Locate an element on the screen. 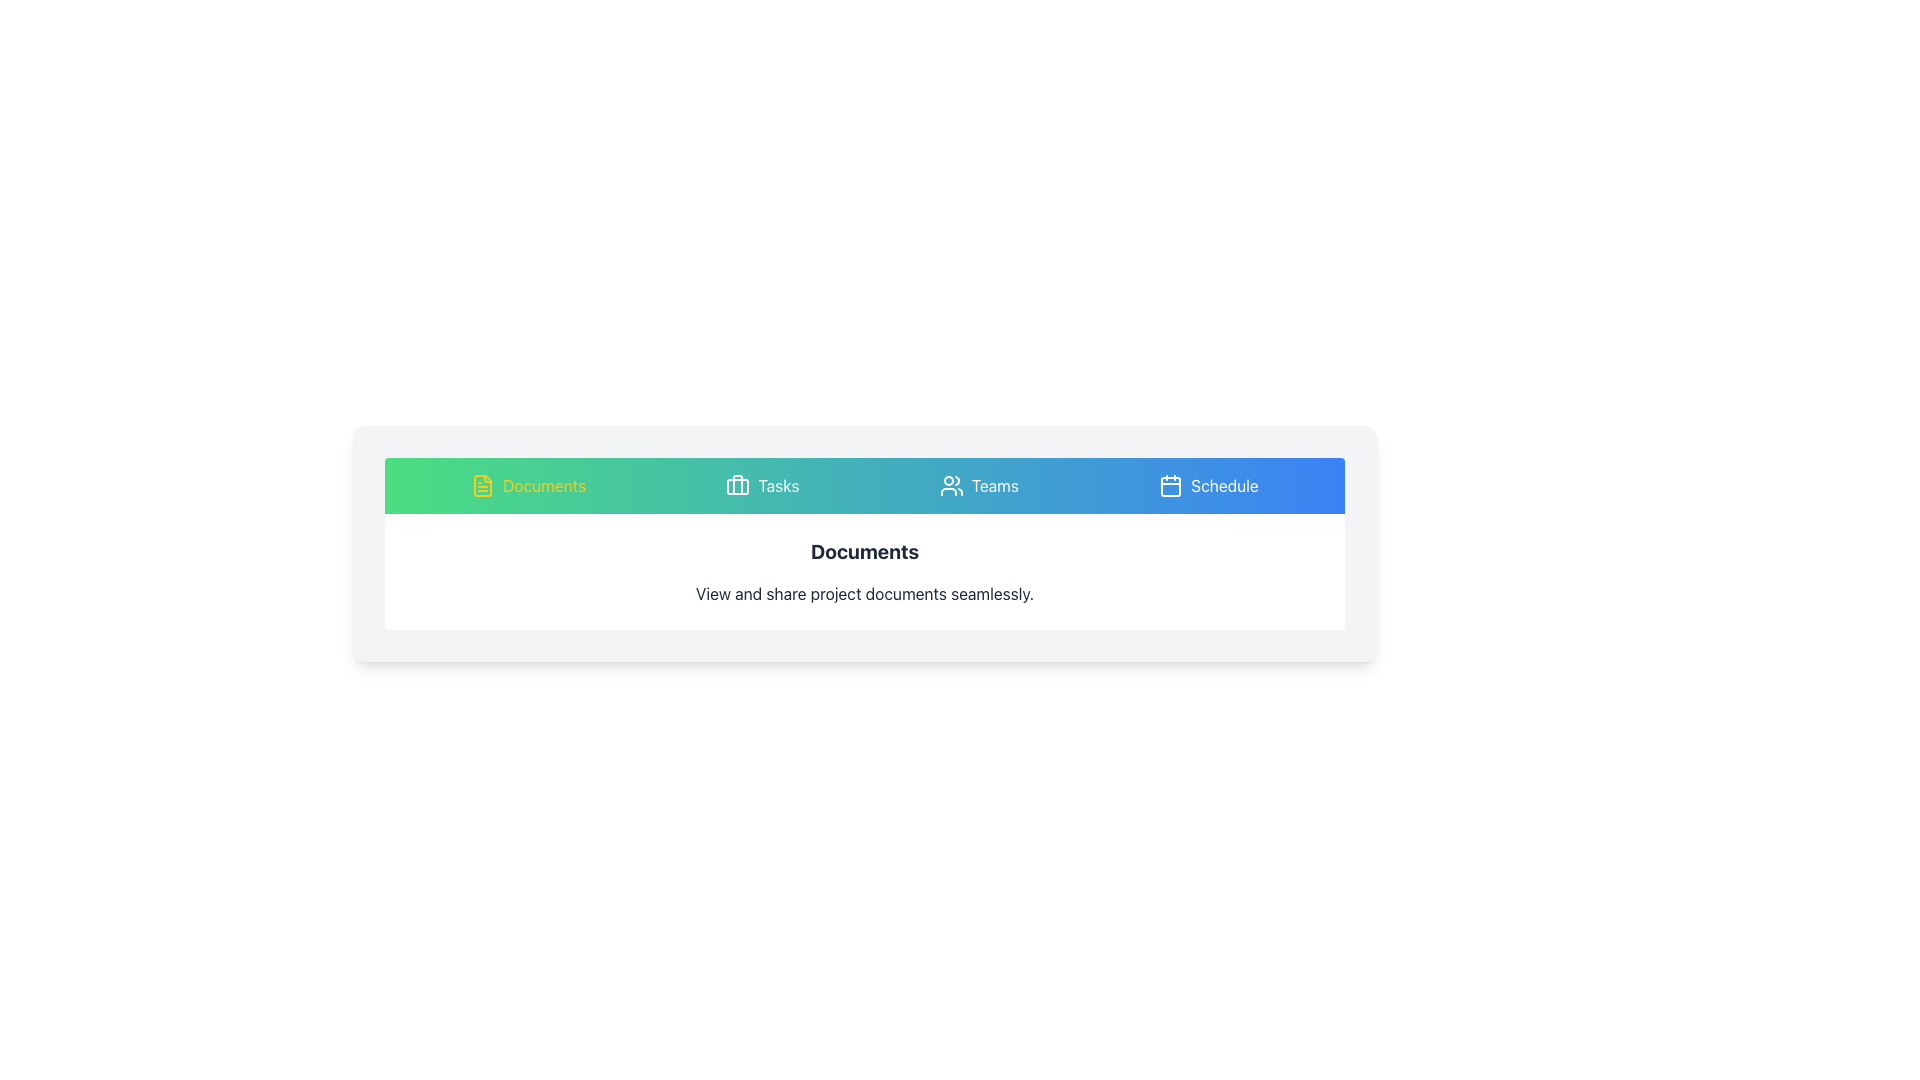  the SVG rectangle element inside the calendar icon, located on the rightmost side of the navigation bar aligned with the 'Schedule' label is located at coordinates (1171, 486).